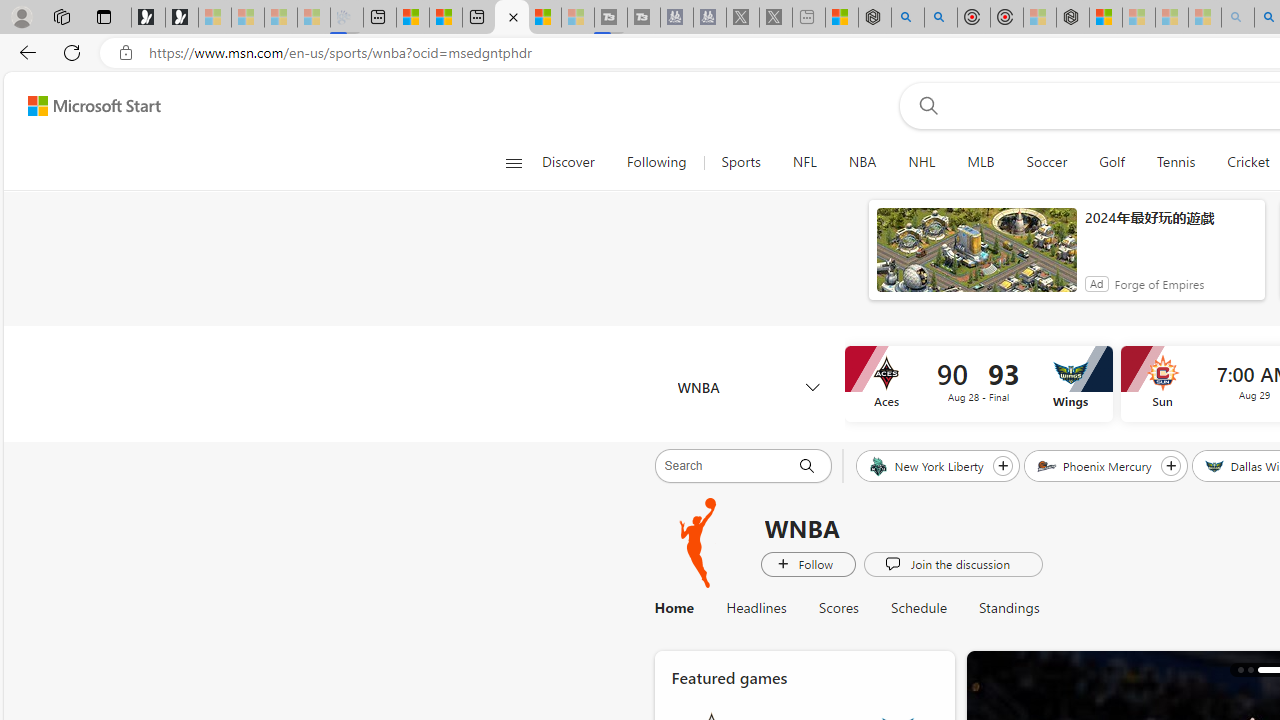  I want to click on 'New York Liberty', so click(926, 465).